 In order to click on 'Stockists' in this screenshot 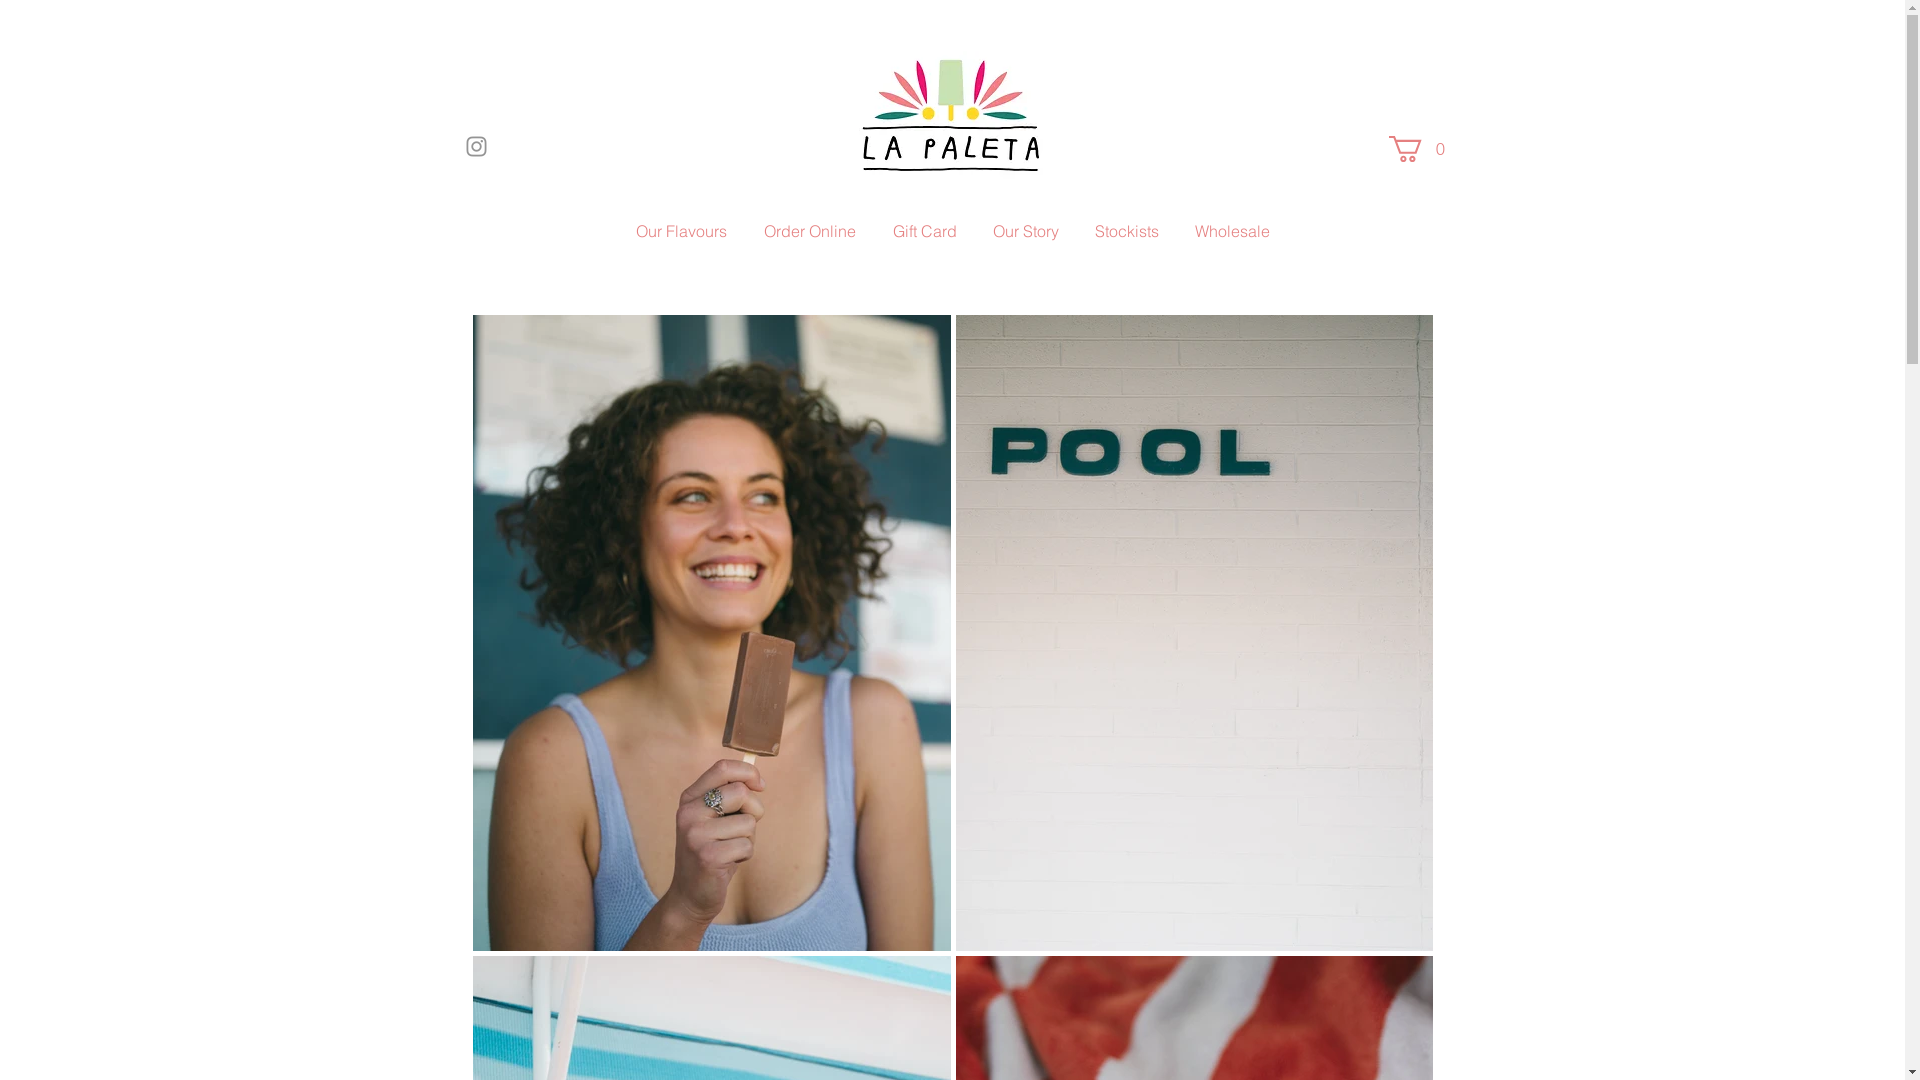, I will do `click(1077, 230)`.